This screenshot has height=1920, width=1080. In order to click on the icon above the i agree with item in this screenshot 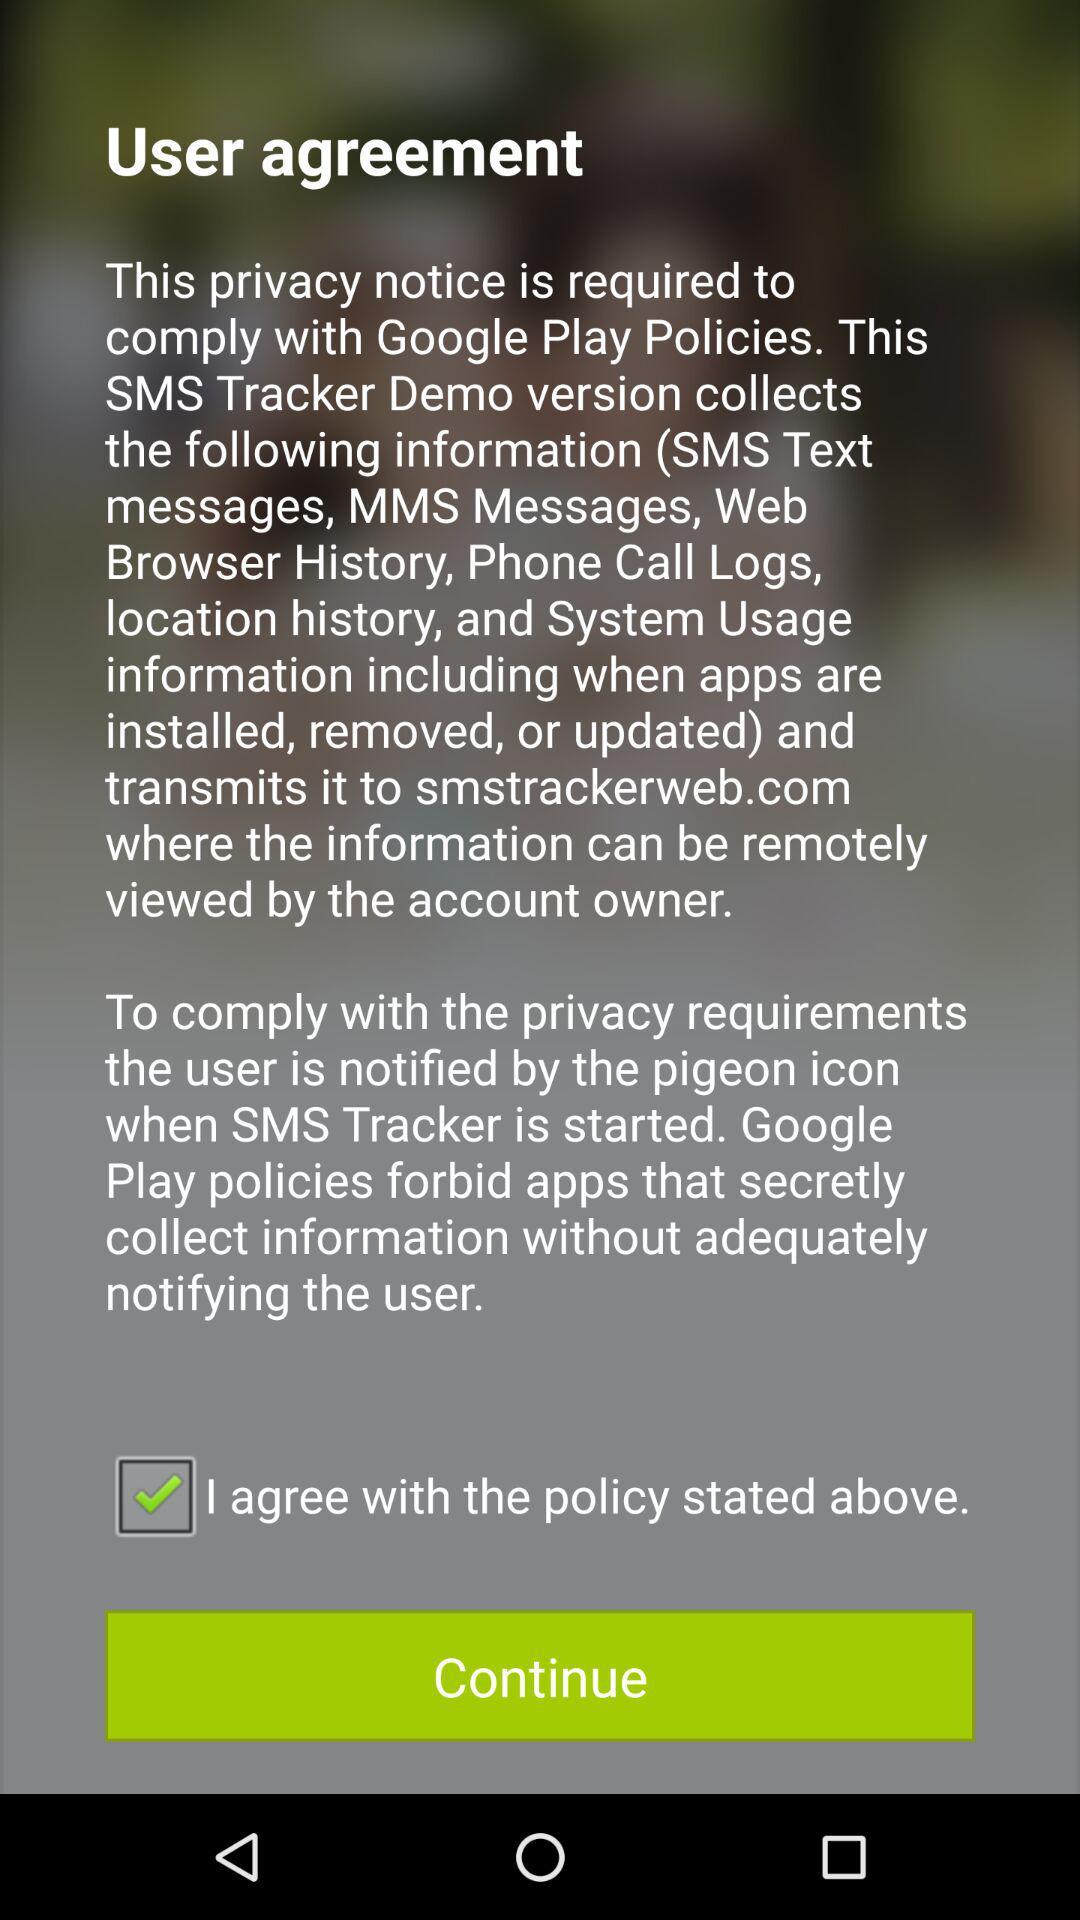, I will do `click(540, 812)`.